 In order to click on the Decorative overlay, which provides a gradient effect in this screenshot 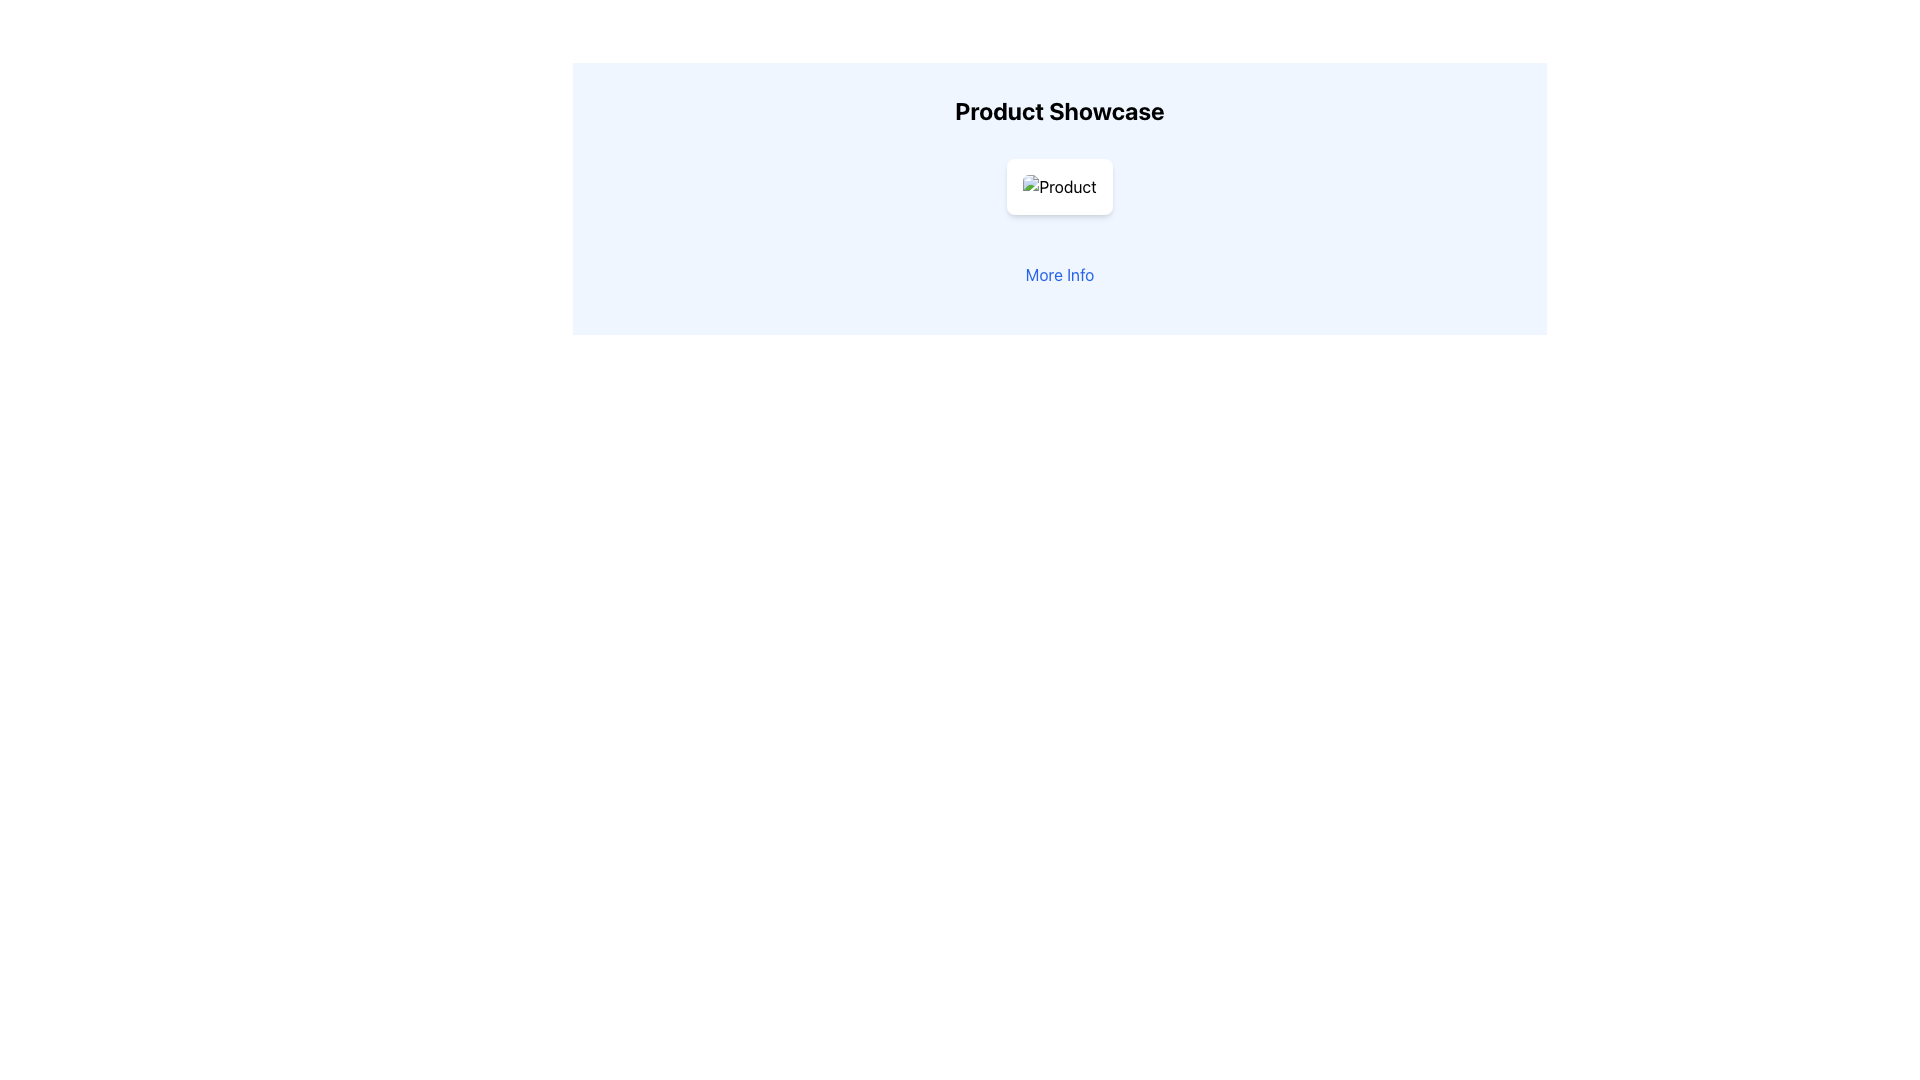, I will do `click(1059, 181)`.